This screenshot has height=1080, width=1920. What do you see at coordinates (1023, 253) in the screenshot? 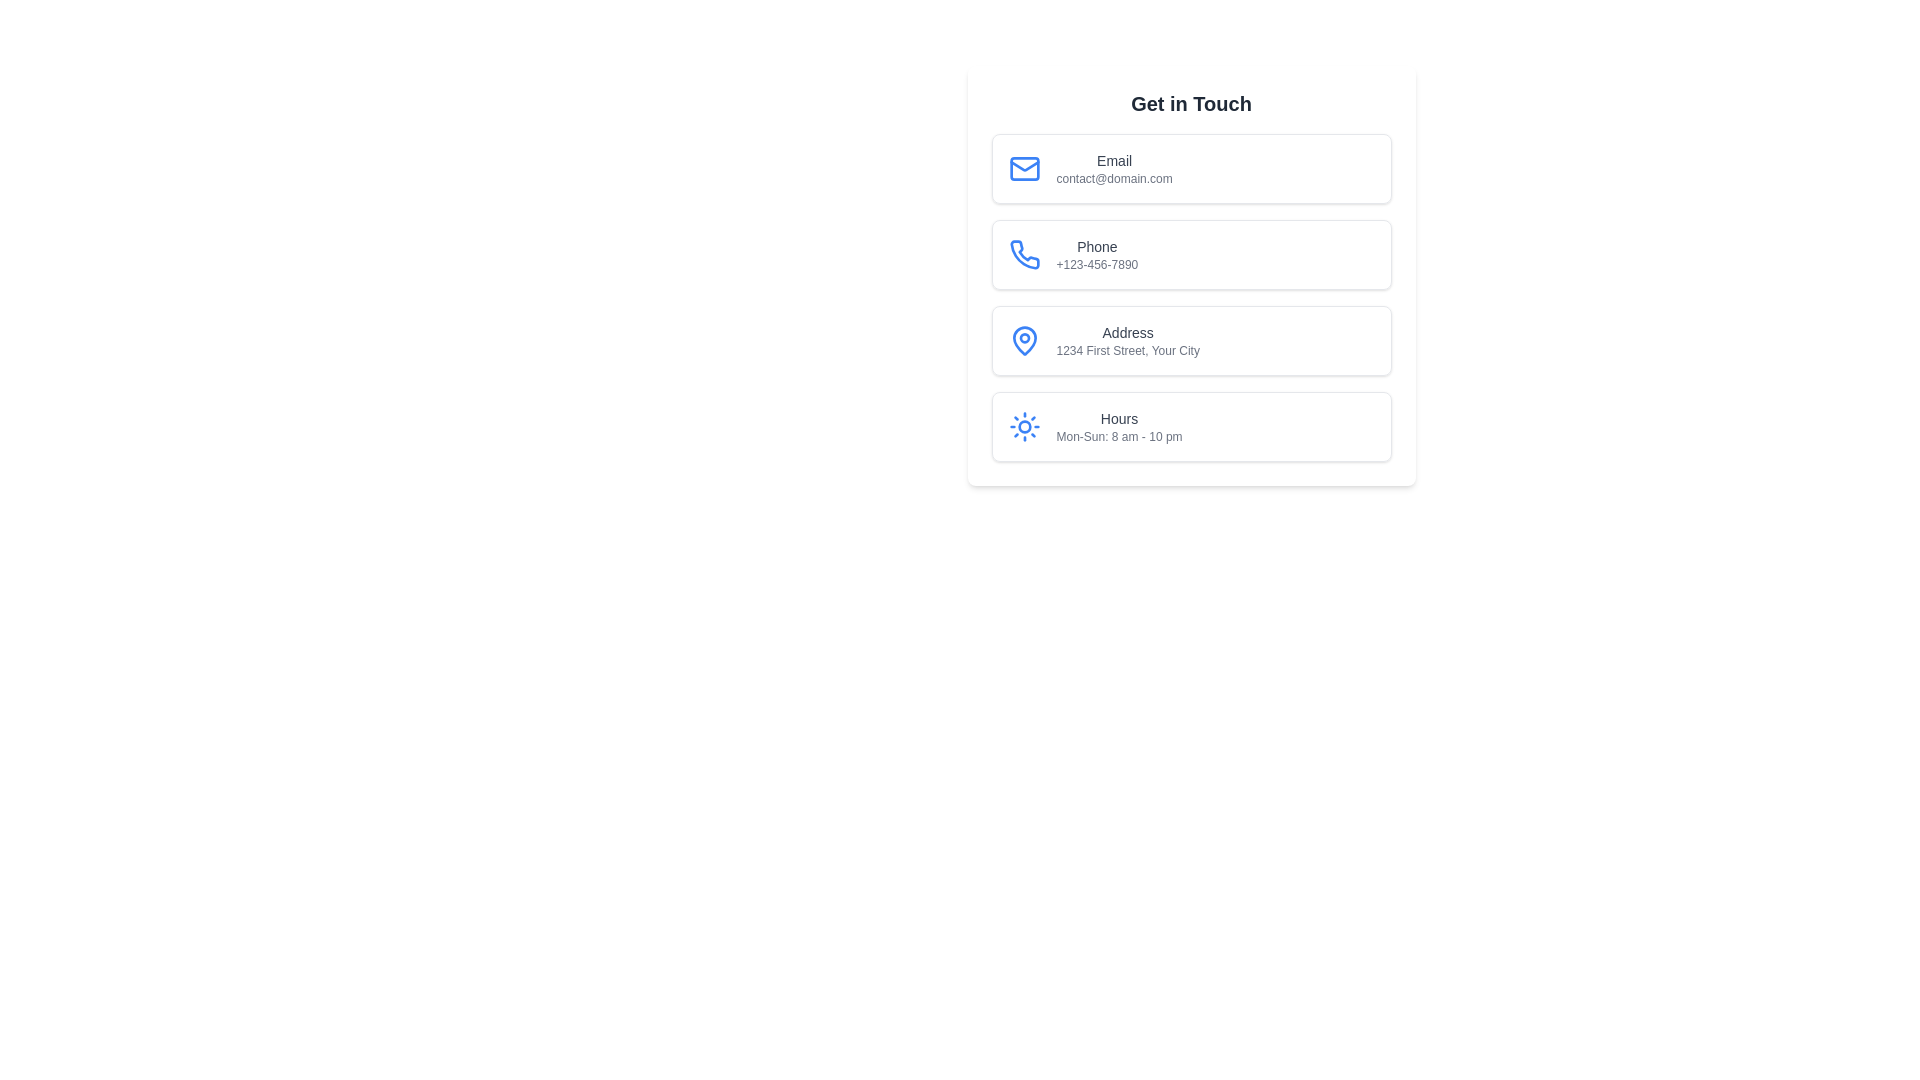
I see `the blue phone icon, which resembles a traditional telephone receiver, located in the 'Get in Touch' card, positioned between the 'Email' icon and the 'Address' icon` at bounding box center [1023, 253].